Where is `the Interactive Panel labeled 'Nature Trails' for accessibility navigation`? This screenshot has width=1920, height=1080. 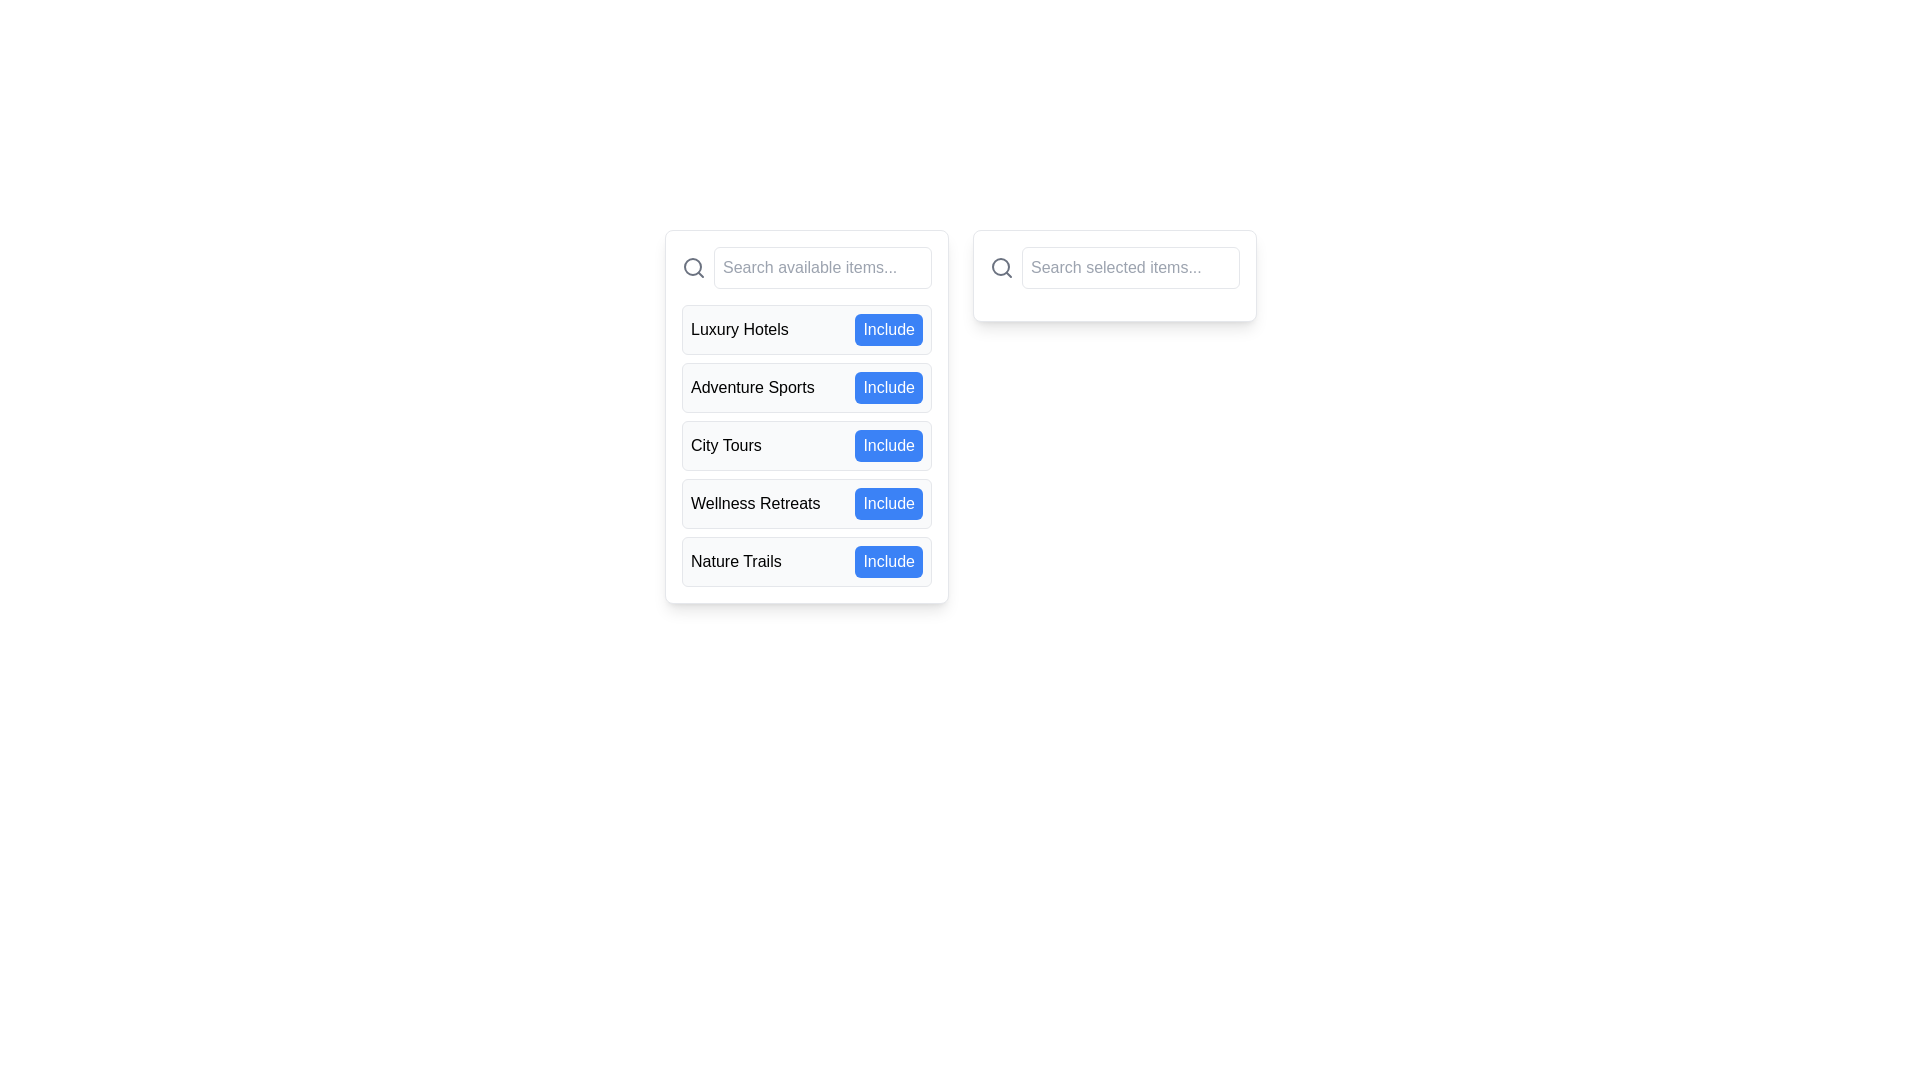 the Interactive Panel labeled 'Nature Trails' for accessibility navigation is located at coordinates (806, 562).